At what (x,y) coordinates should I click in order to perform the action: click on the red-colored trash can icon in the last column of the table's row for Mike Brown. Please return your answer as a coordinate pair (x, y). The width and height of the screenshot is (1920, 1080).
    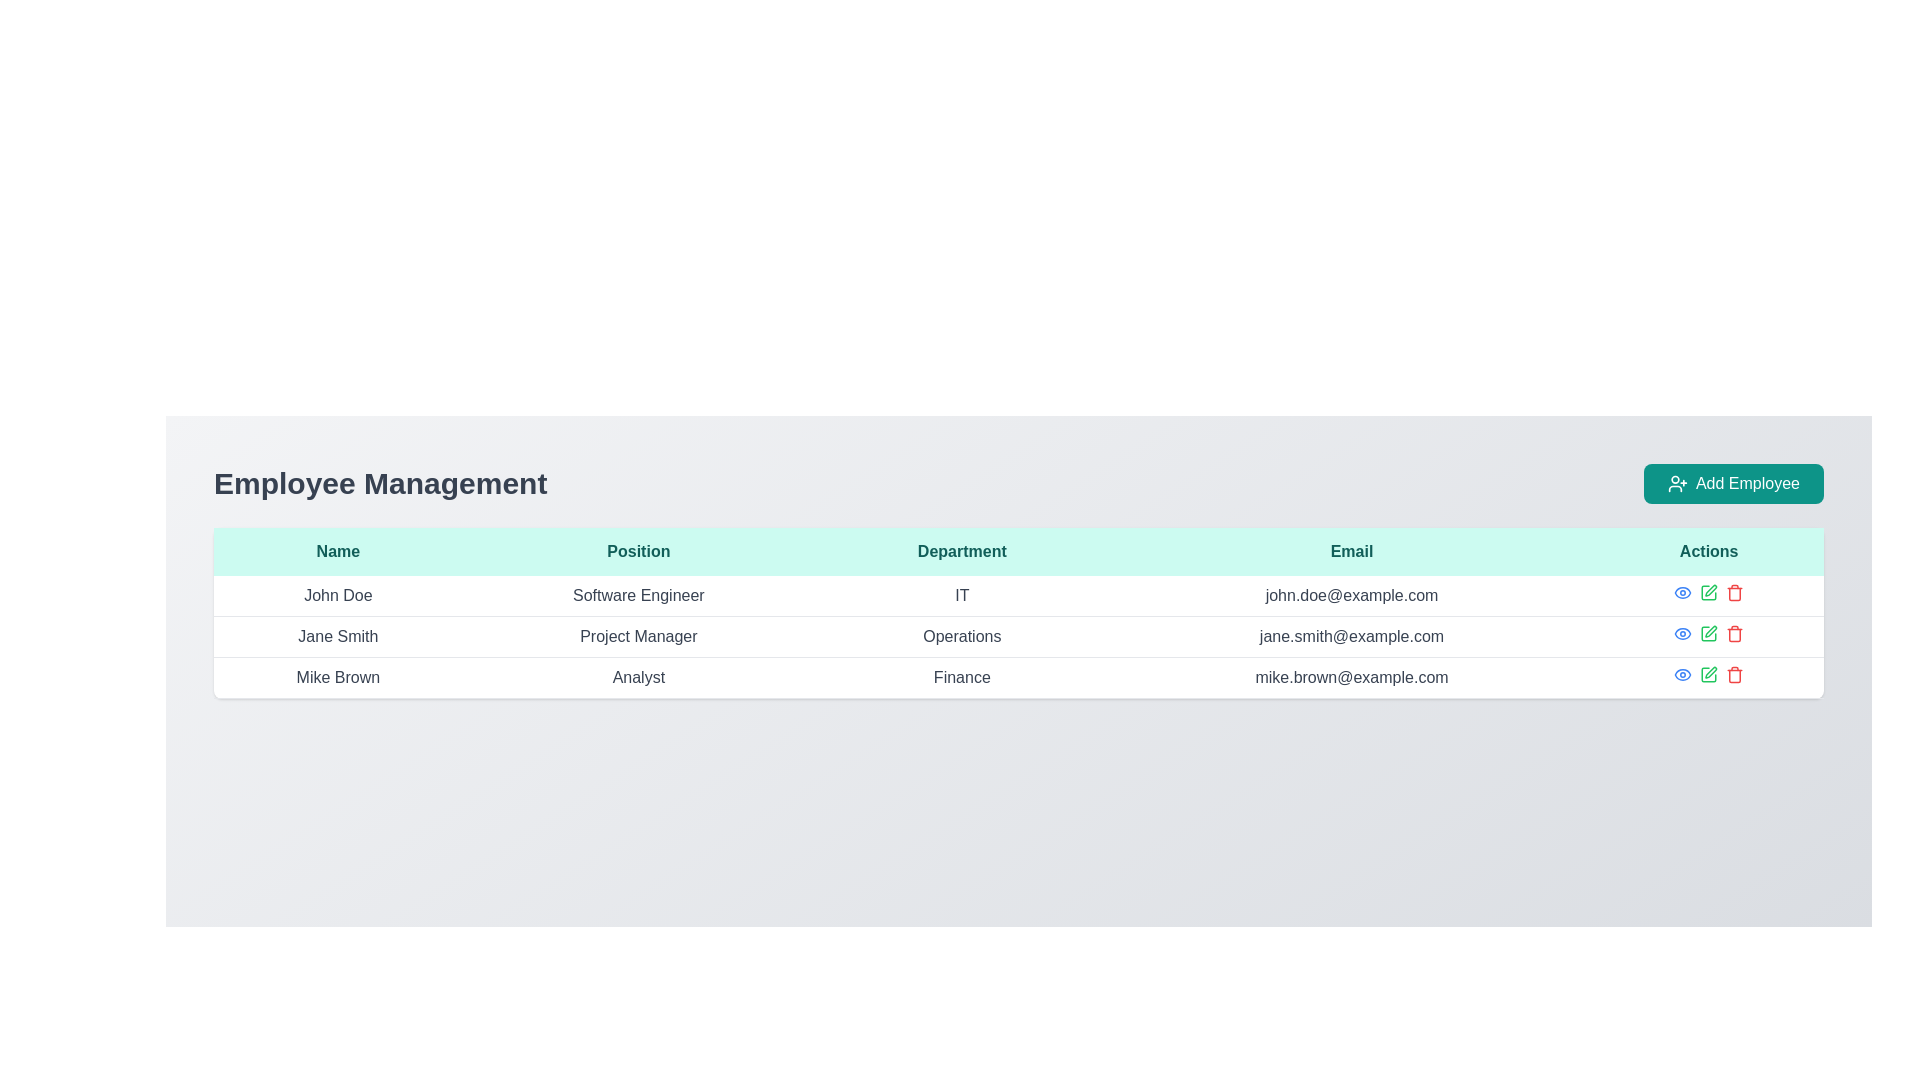
    Looking at the image, I should click on (1733, 675).